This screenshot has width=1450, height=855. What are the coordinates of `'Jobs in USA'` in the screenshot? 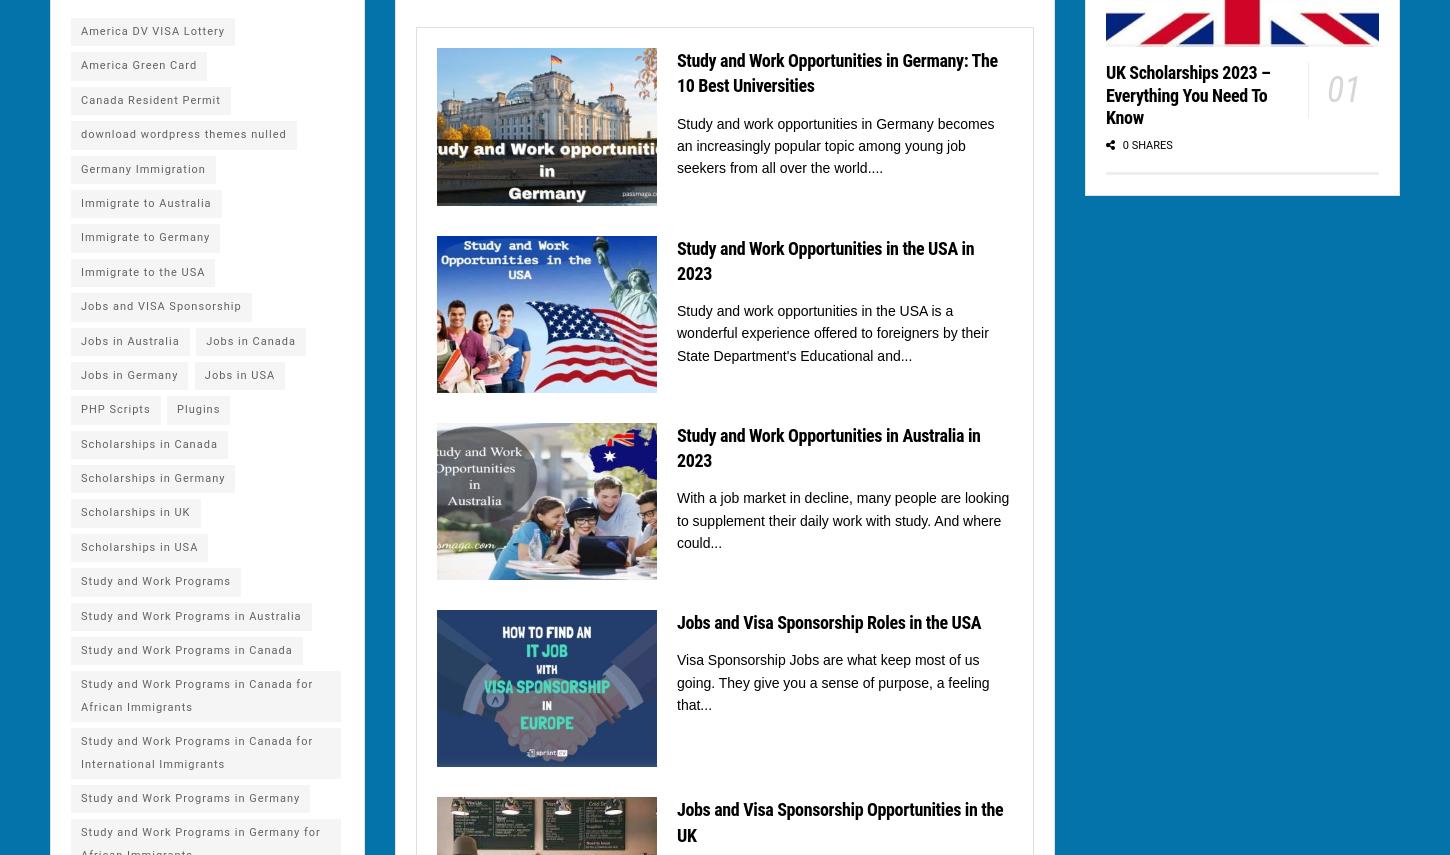 It's located at (238, 373).